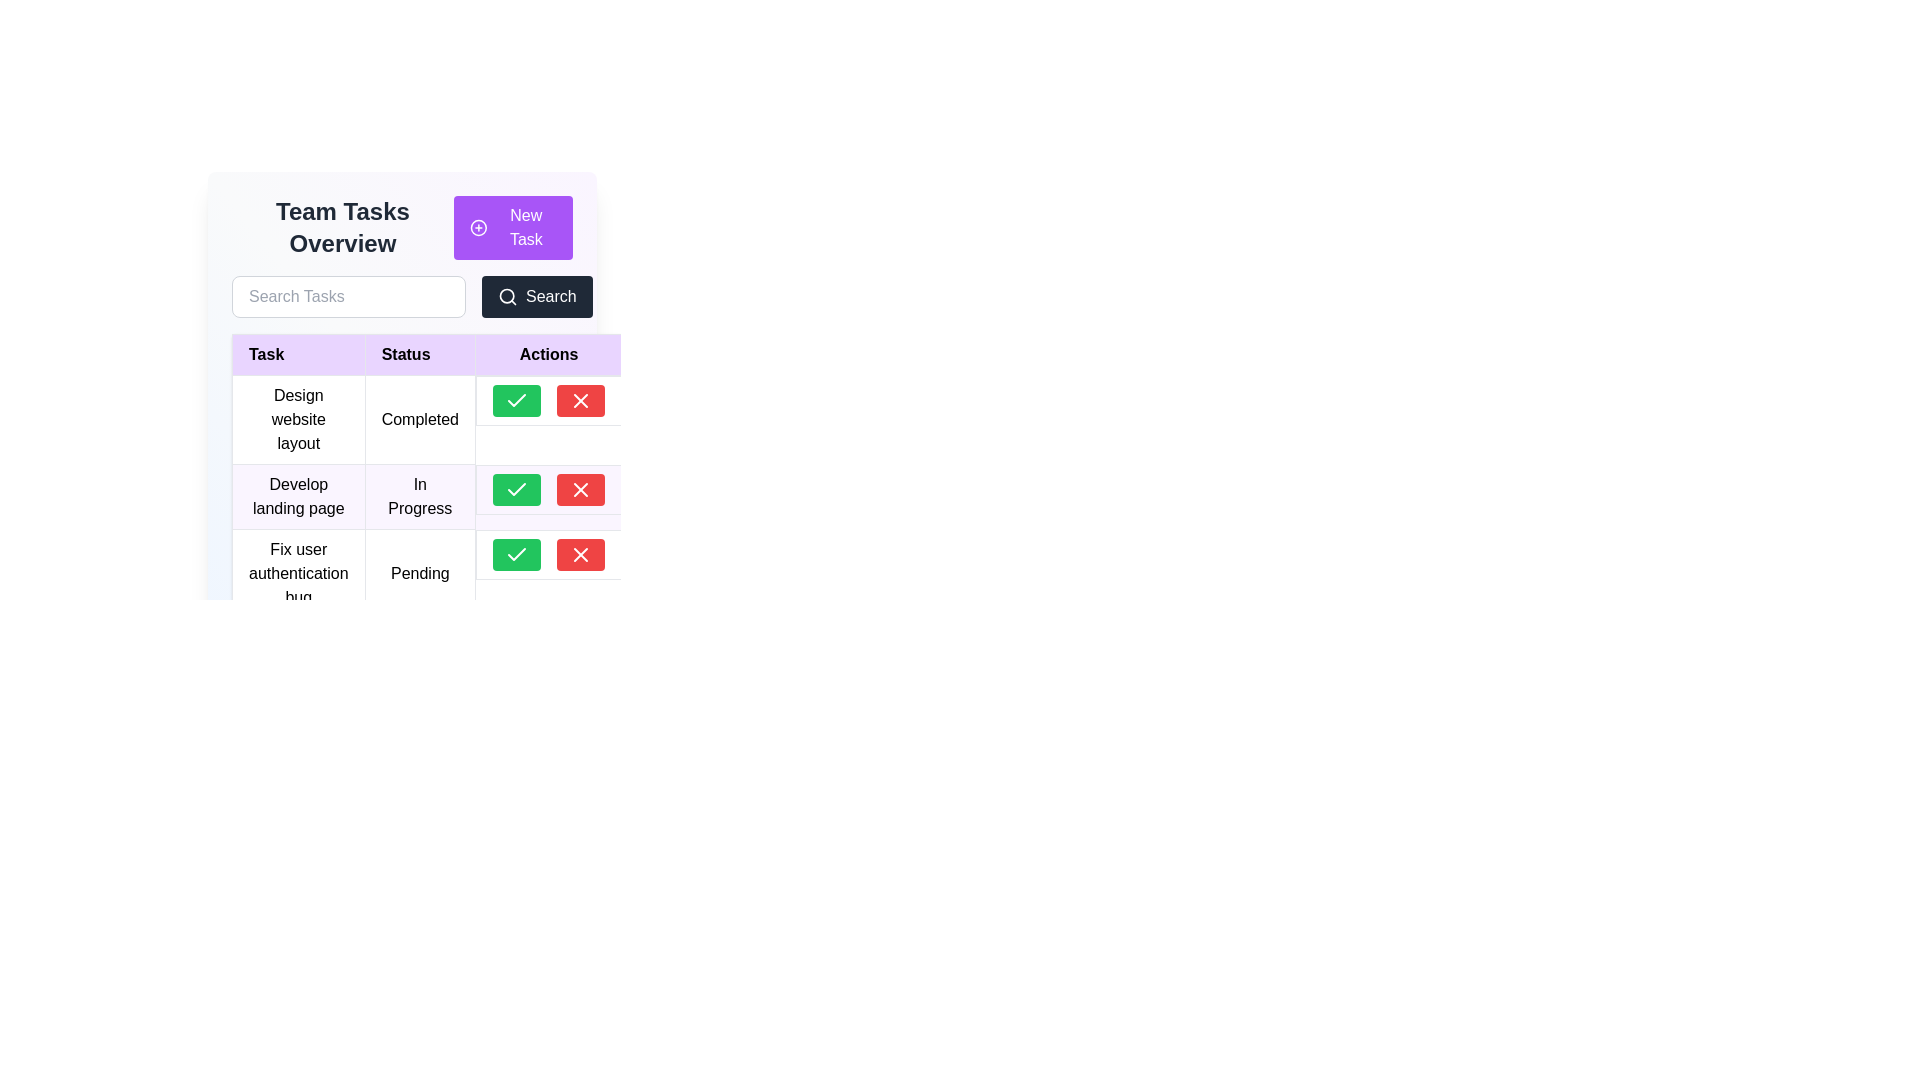  Describe the element at coordinates (579, 554) in the screenshot. I see `the red delete button with an 'X' icon, located in the 'Actions' column of the table row for the task 'Fix user authentication bug'` at that location.